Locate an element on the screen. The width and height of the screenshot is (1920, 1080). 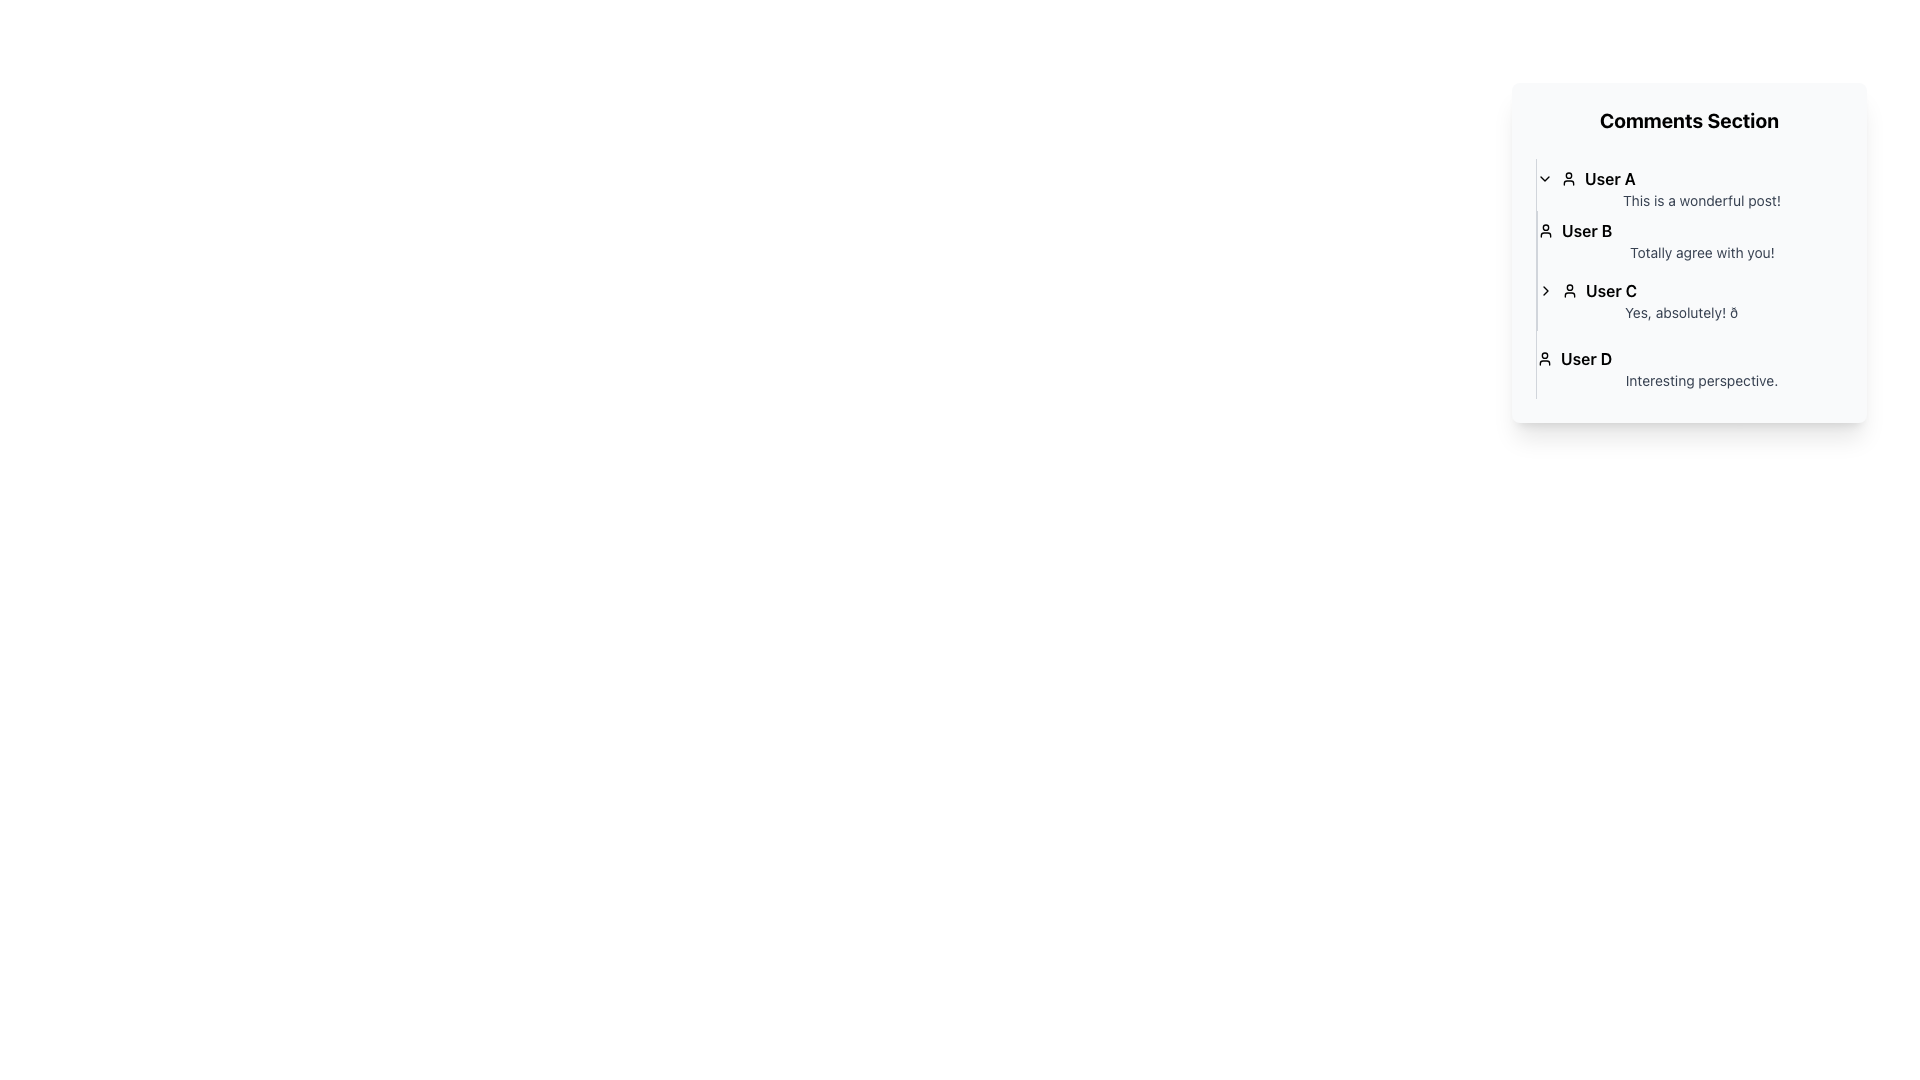
the SVG-based user avatar icon, which is a simplistic outline of a person, located in the third comment entry immediately to the left of 'User C' is located at coordinates (1568, 290).